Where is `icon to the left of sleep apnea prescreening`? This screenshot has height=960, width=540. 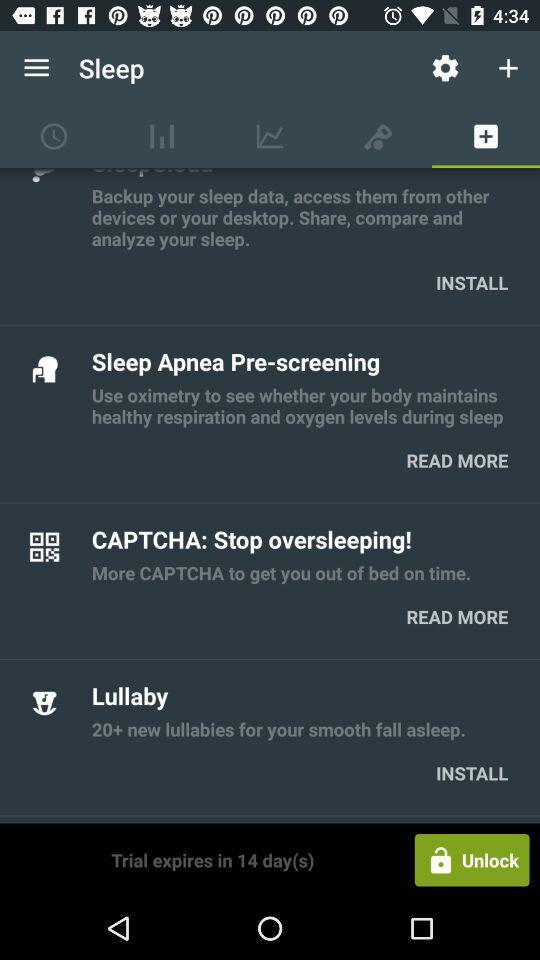
icon to the left of sleep apnea prescreening is located at coordinates (44, 368).